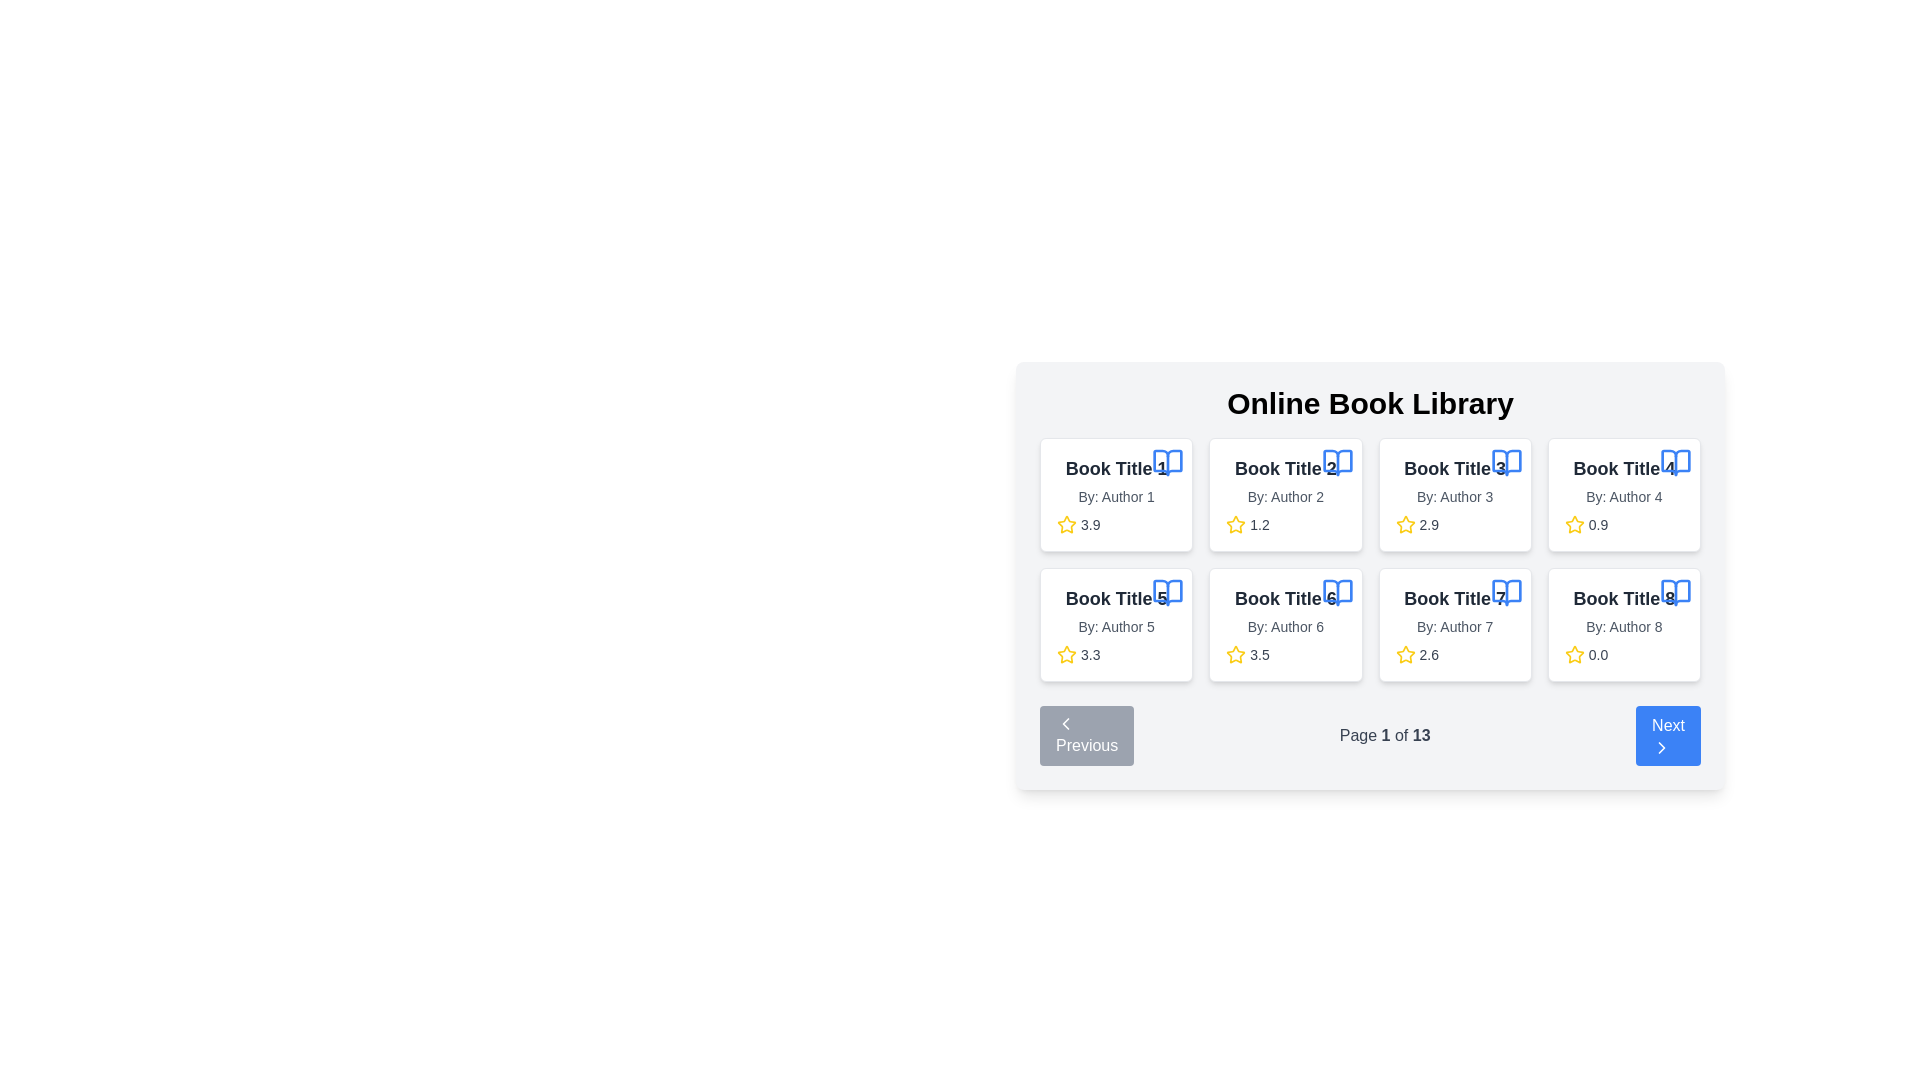 The image size is (1920, 1080). What do you see at coordinates (1369, 404) in the screenshot?
I see `or comprehend the header text 'Online Book Library', which is prominently displayed in bold and large font at the top of the layout` at bounding box center [1369, 404].